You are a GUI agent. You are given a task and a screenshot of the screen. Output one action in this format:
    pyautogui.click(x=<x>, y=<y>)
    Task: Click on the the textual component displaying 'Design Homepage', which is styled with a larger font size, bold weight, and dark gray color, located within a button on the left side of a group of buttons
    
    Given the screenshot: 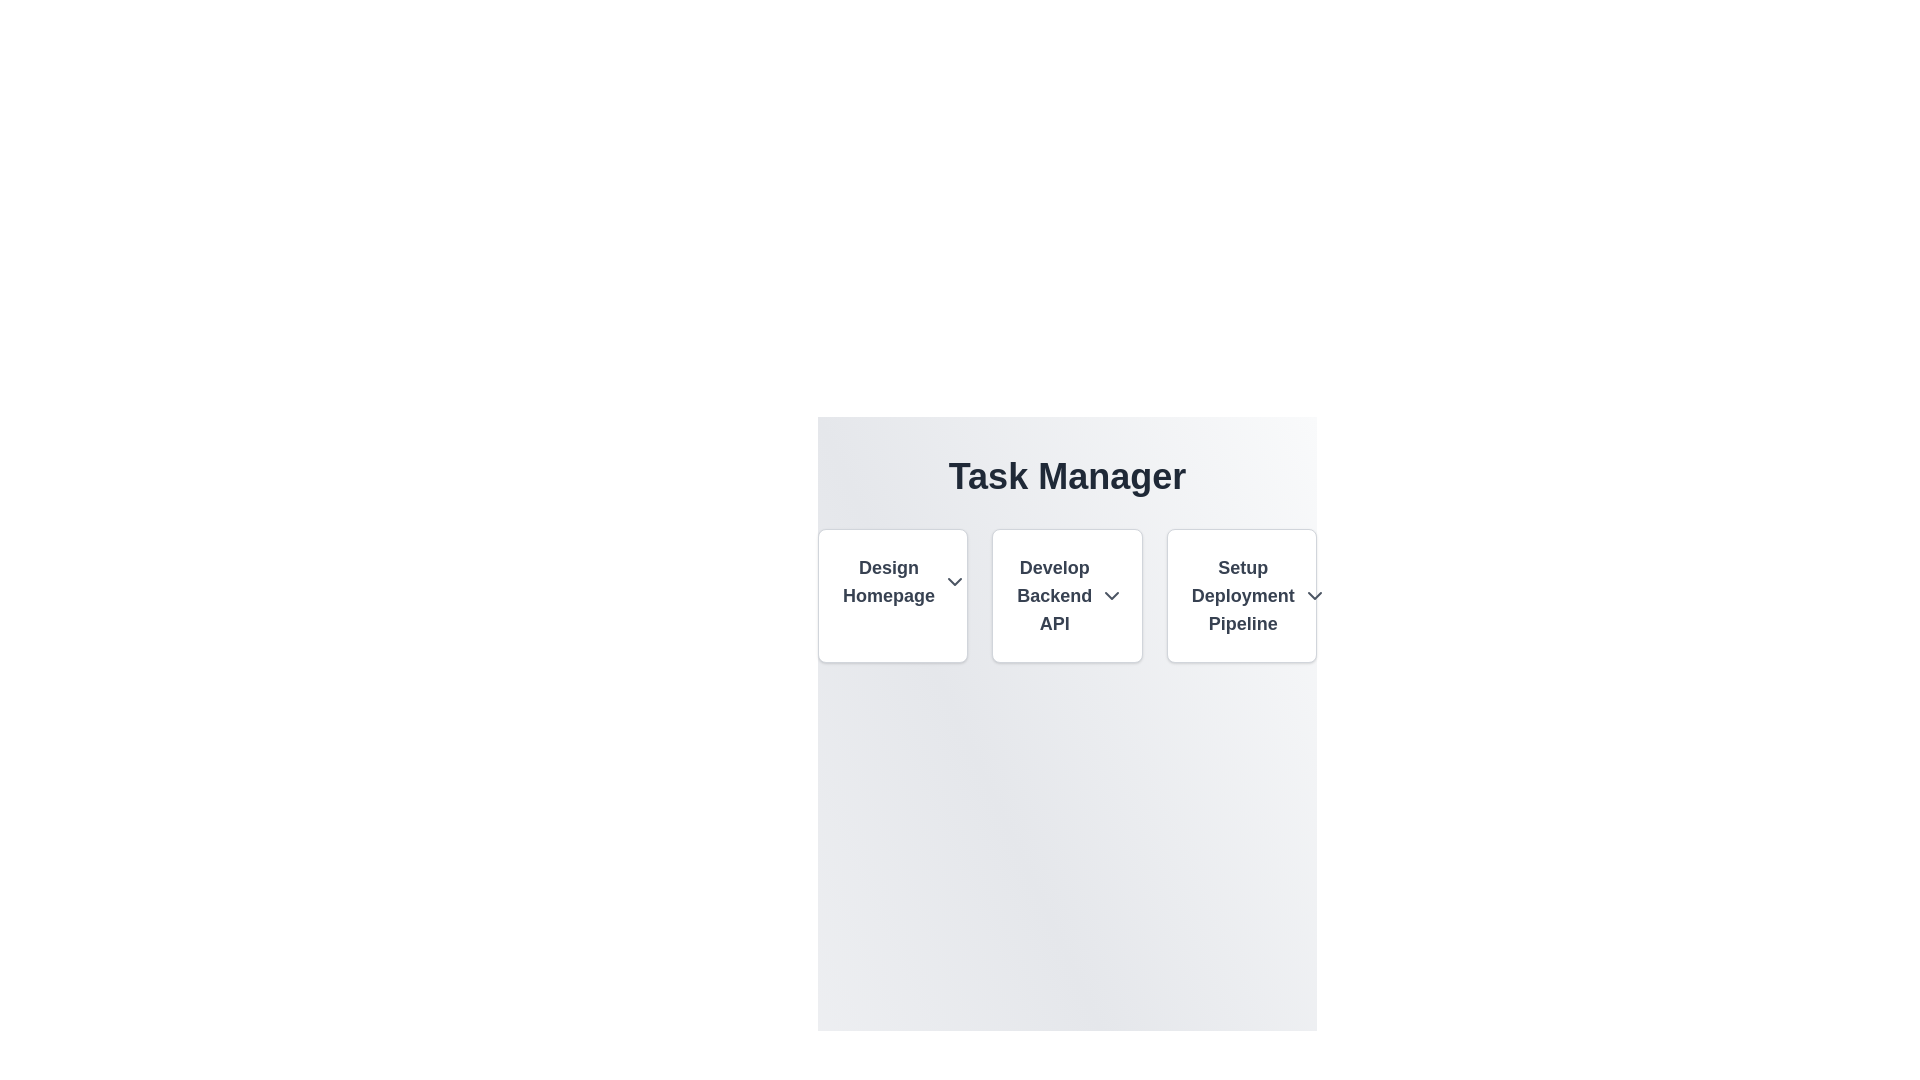 What is the action you would take?
    pyautogui.click(x=887, y=582)
    